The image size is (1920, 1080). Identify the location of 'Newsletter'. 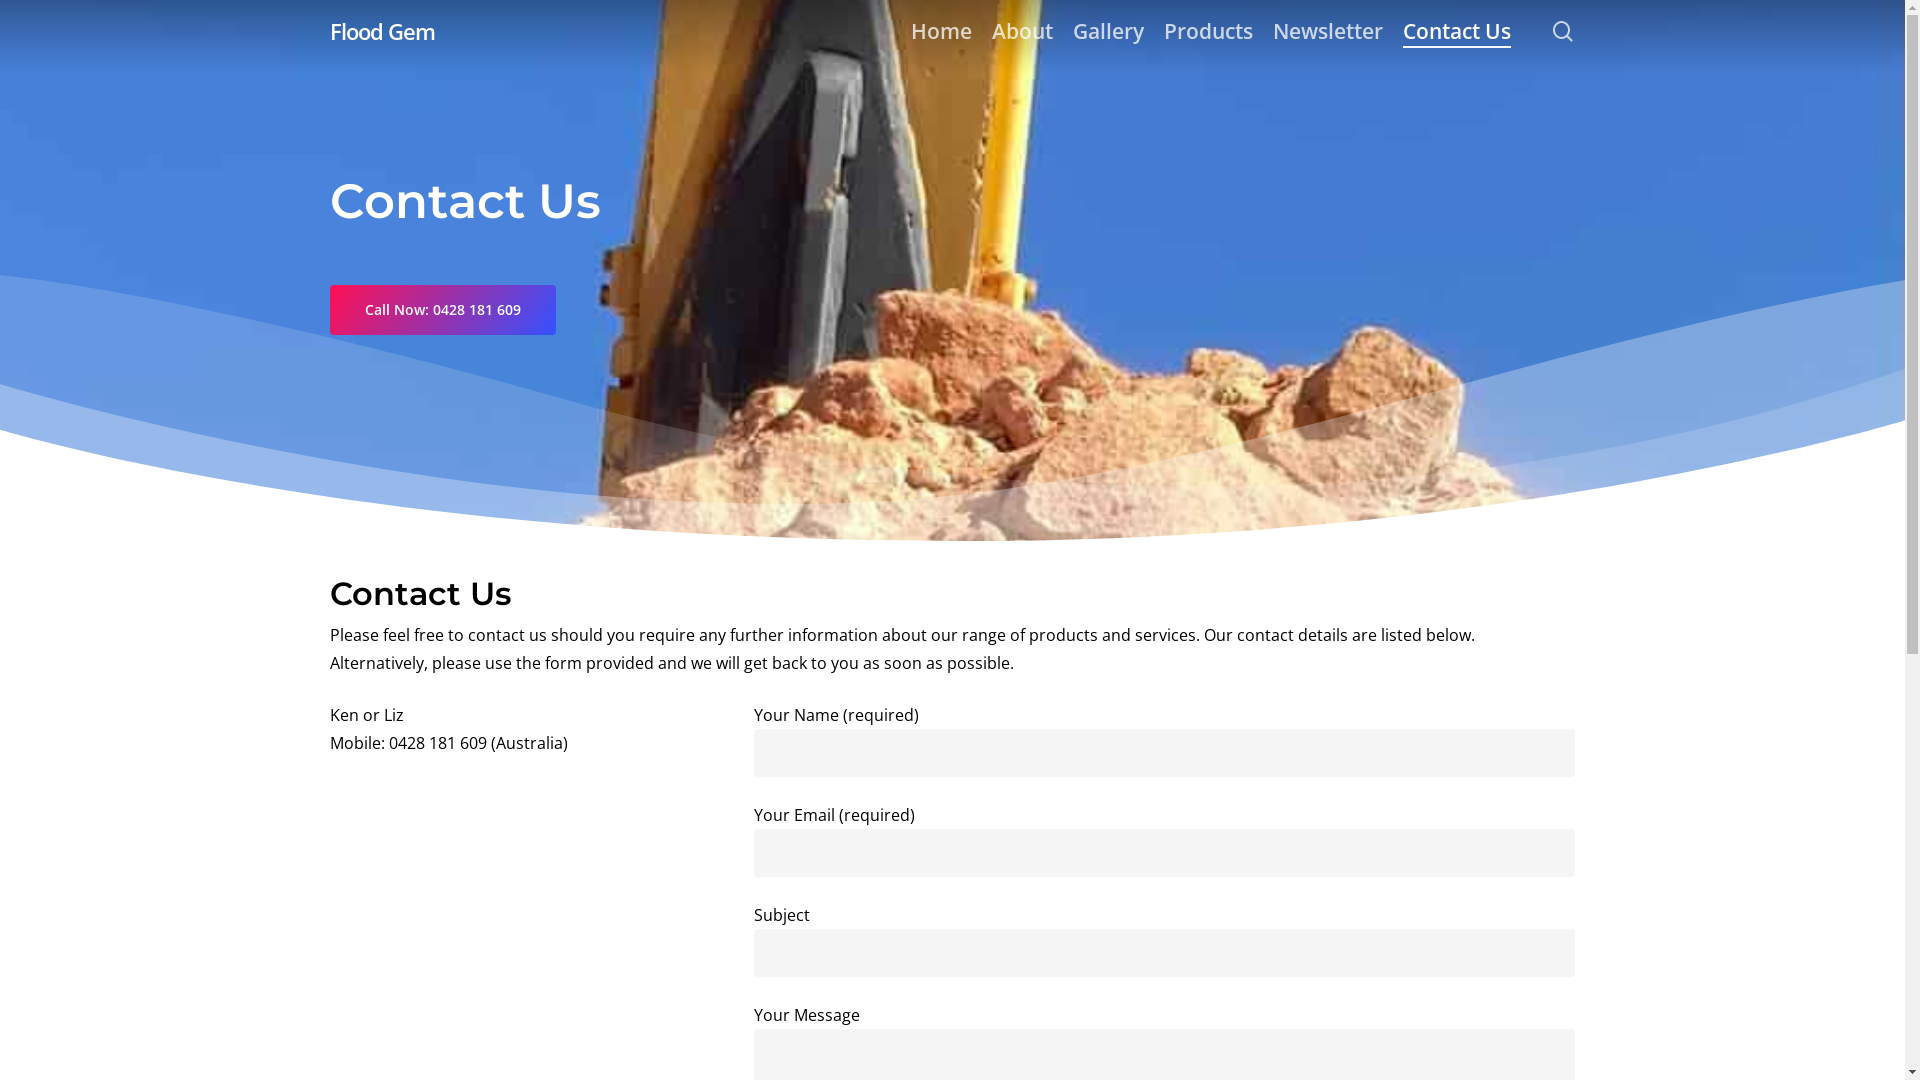
(1328, 30).